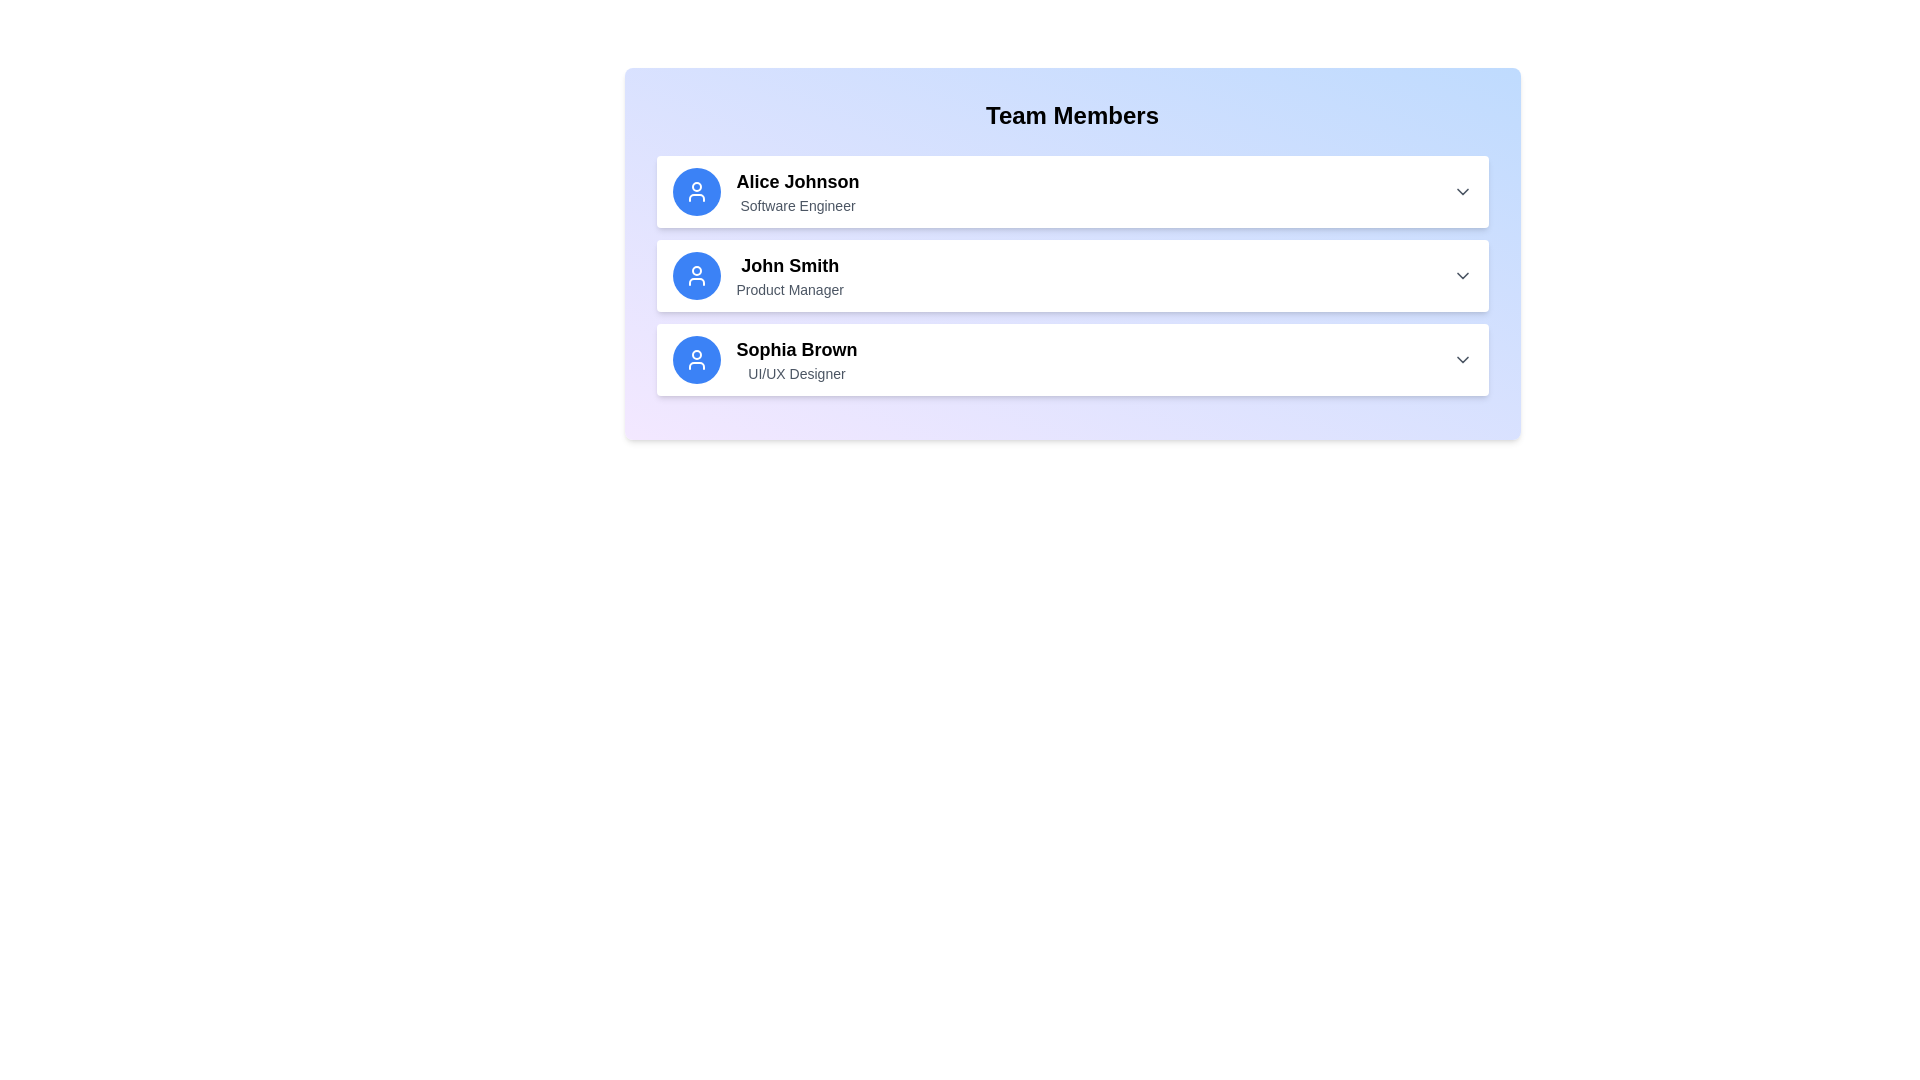  I want to click on the downward-facing chevron icon on the far right of the row containing 'John Smith' and 'Product Manager', so click(1462, 276).